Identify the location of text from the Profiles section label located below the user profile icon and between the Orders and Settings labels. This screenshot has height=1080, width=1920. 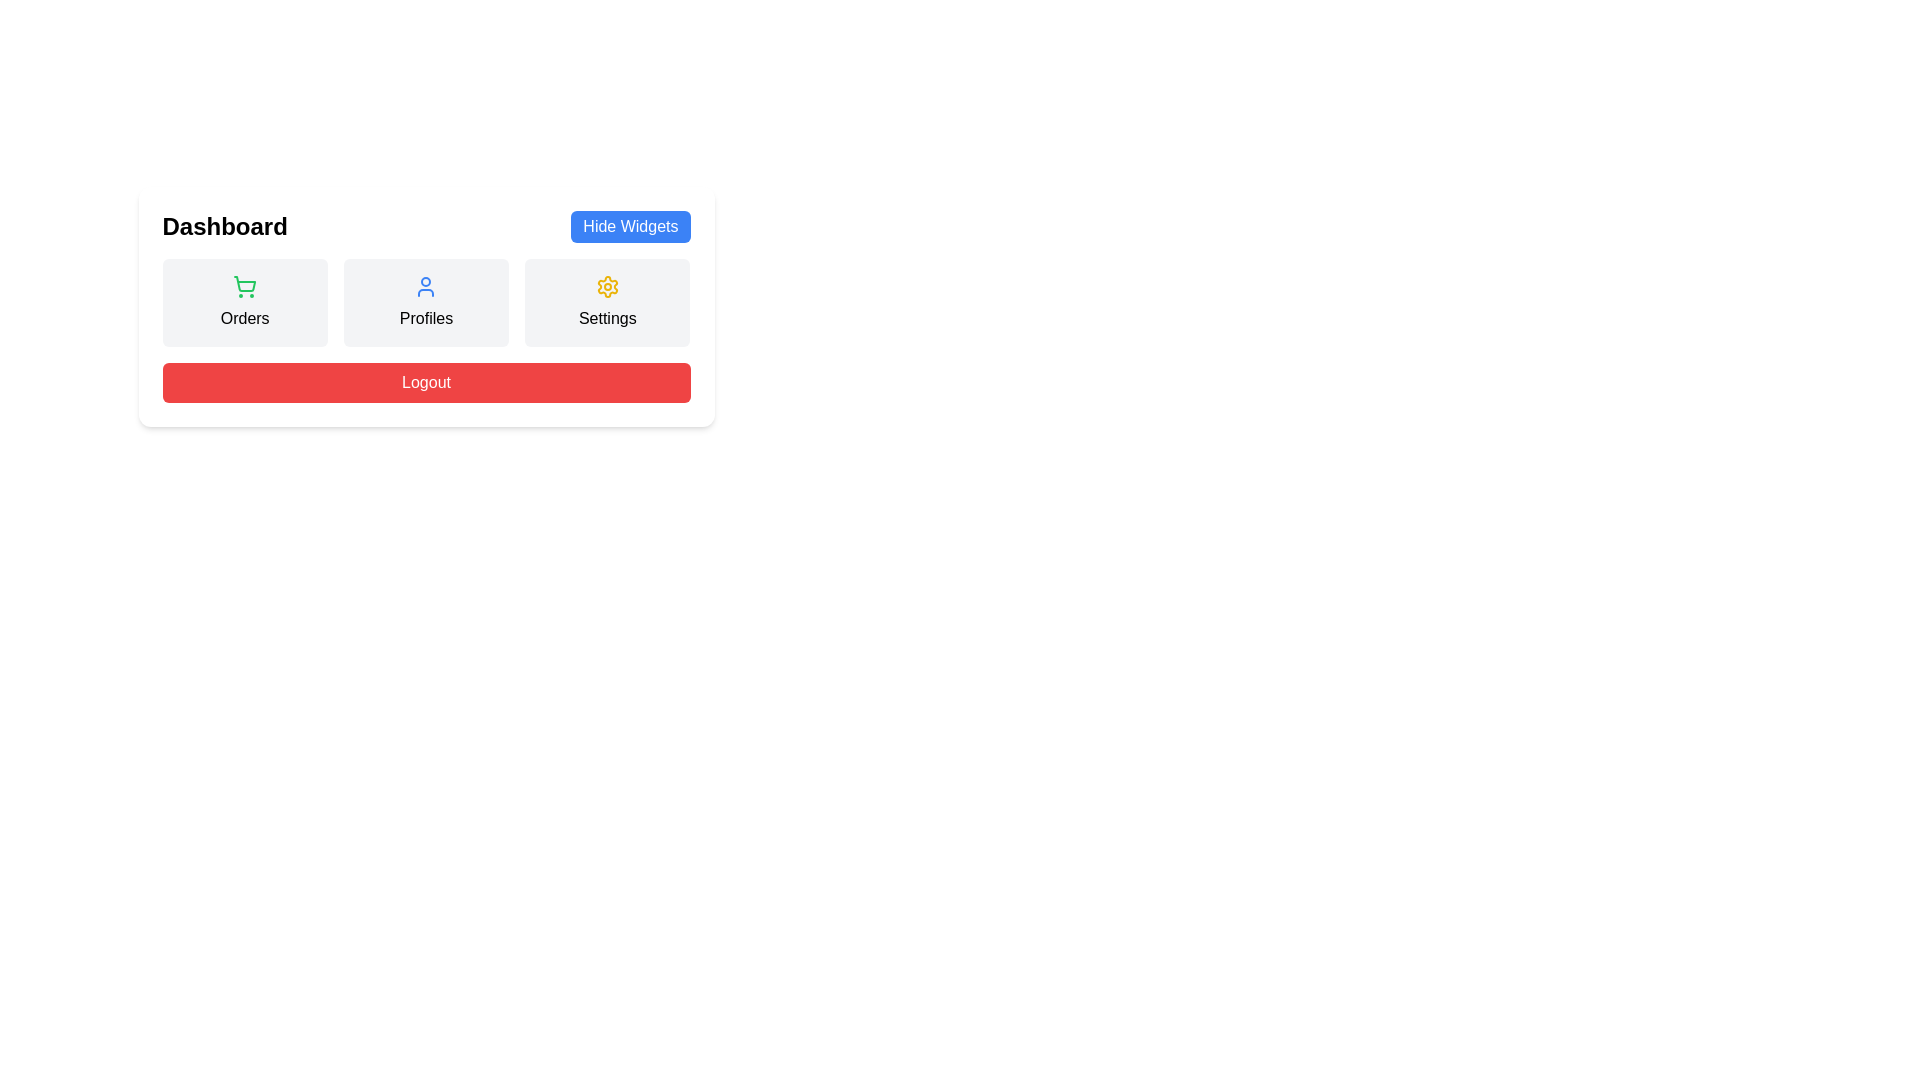
(425, 318).